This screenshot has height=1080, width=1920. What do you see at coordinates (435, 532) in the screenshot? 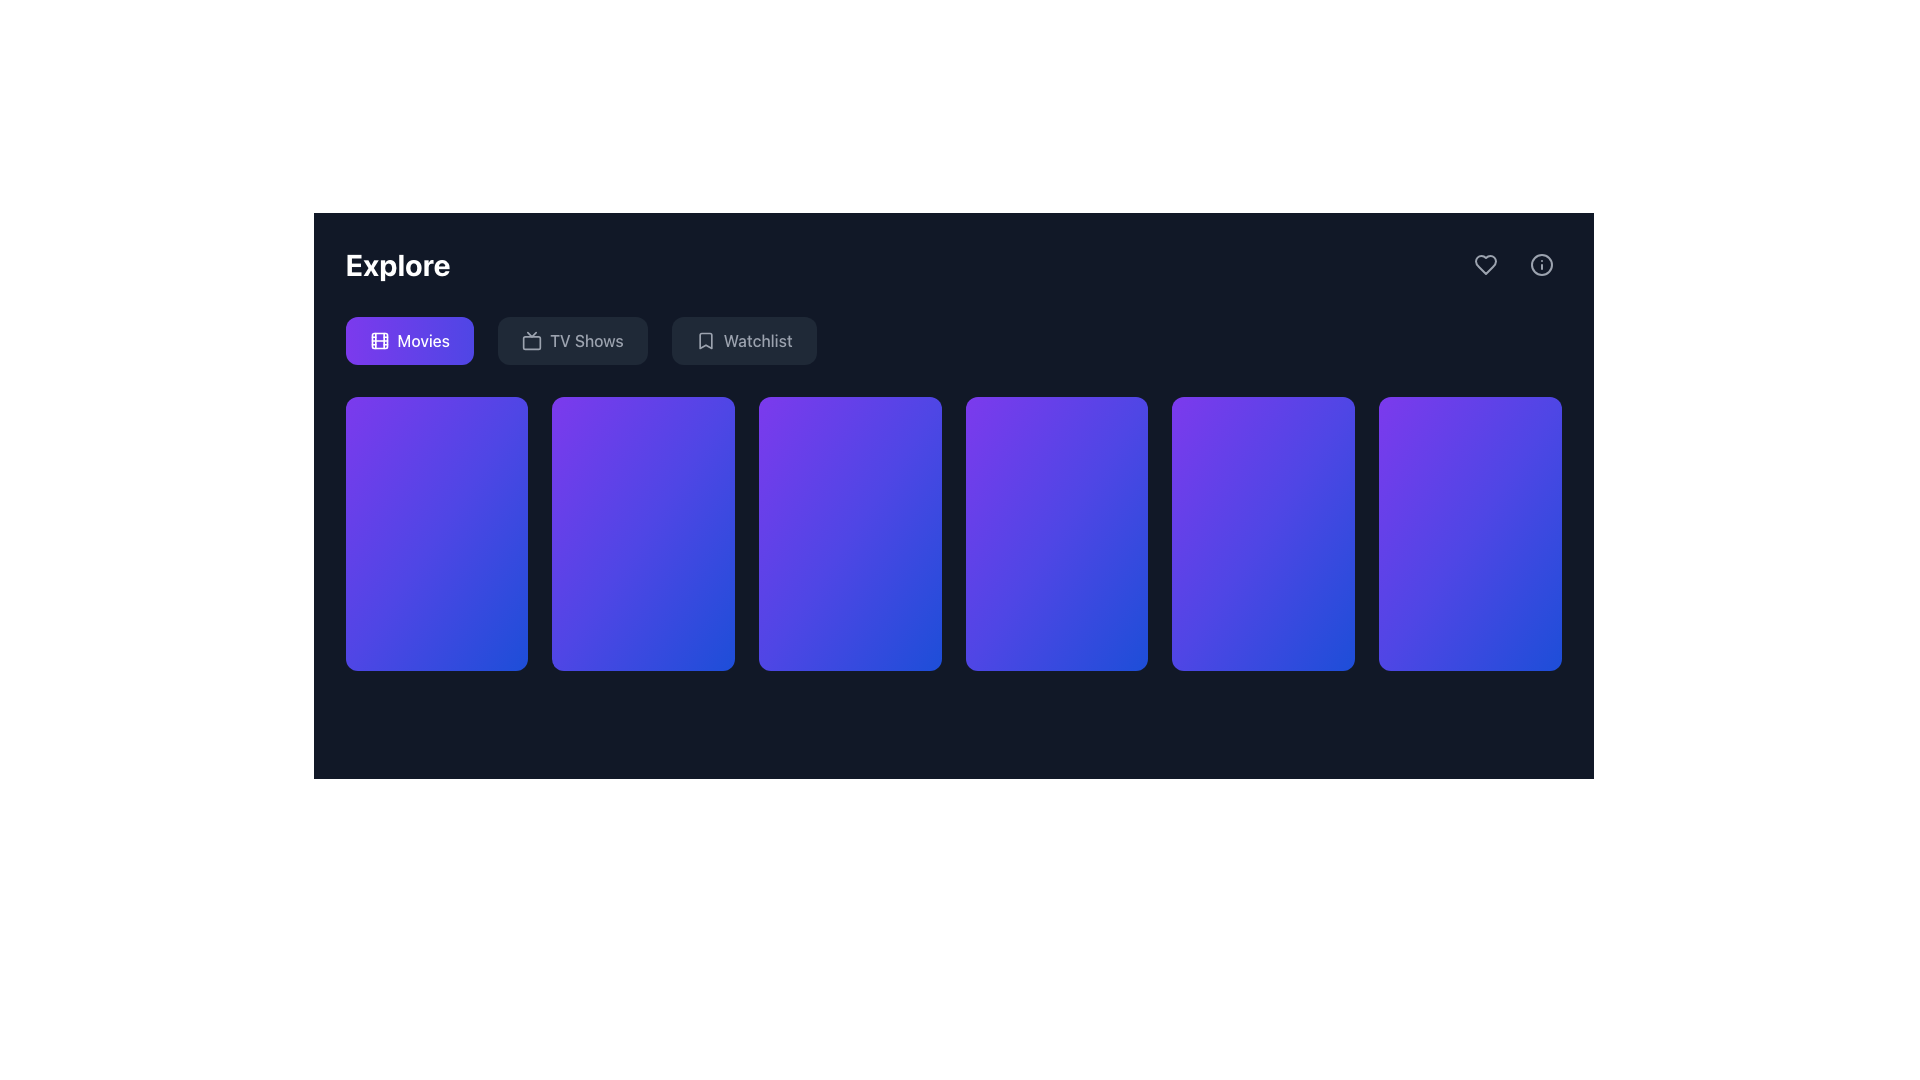
I see `the first card in the 'Explore' section of the interface, which represents an item or option selectable by the user` at bounding box center [435, 532].